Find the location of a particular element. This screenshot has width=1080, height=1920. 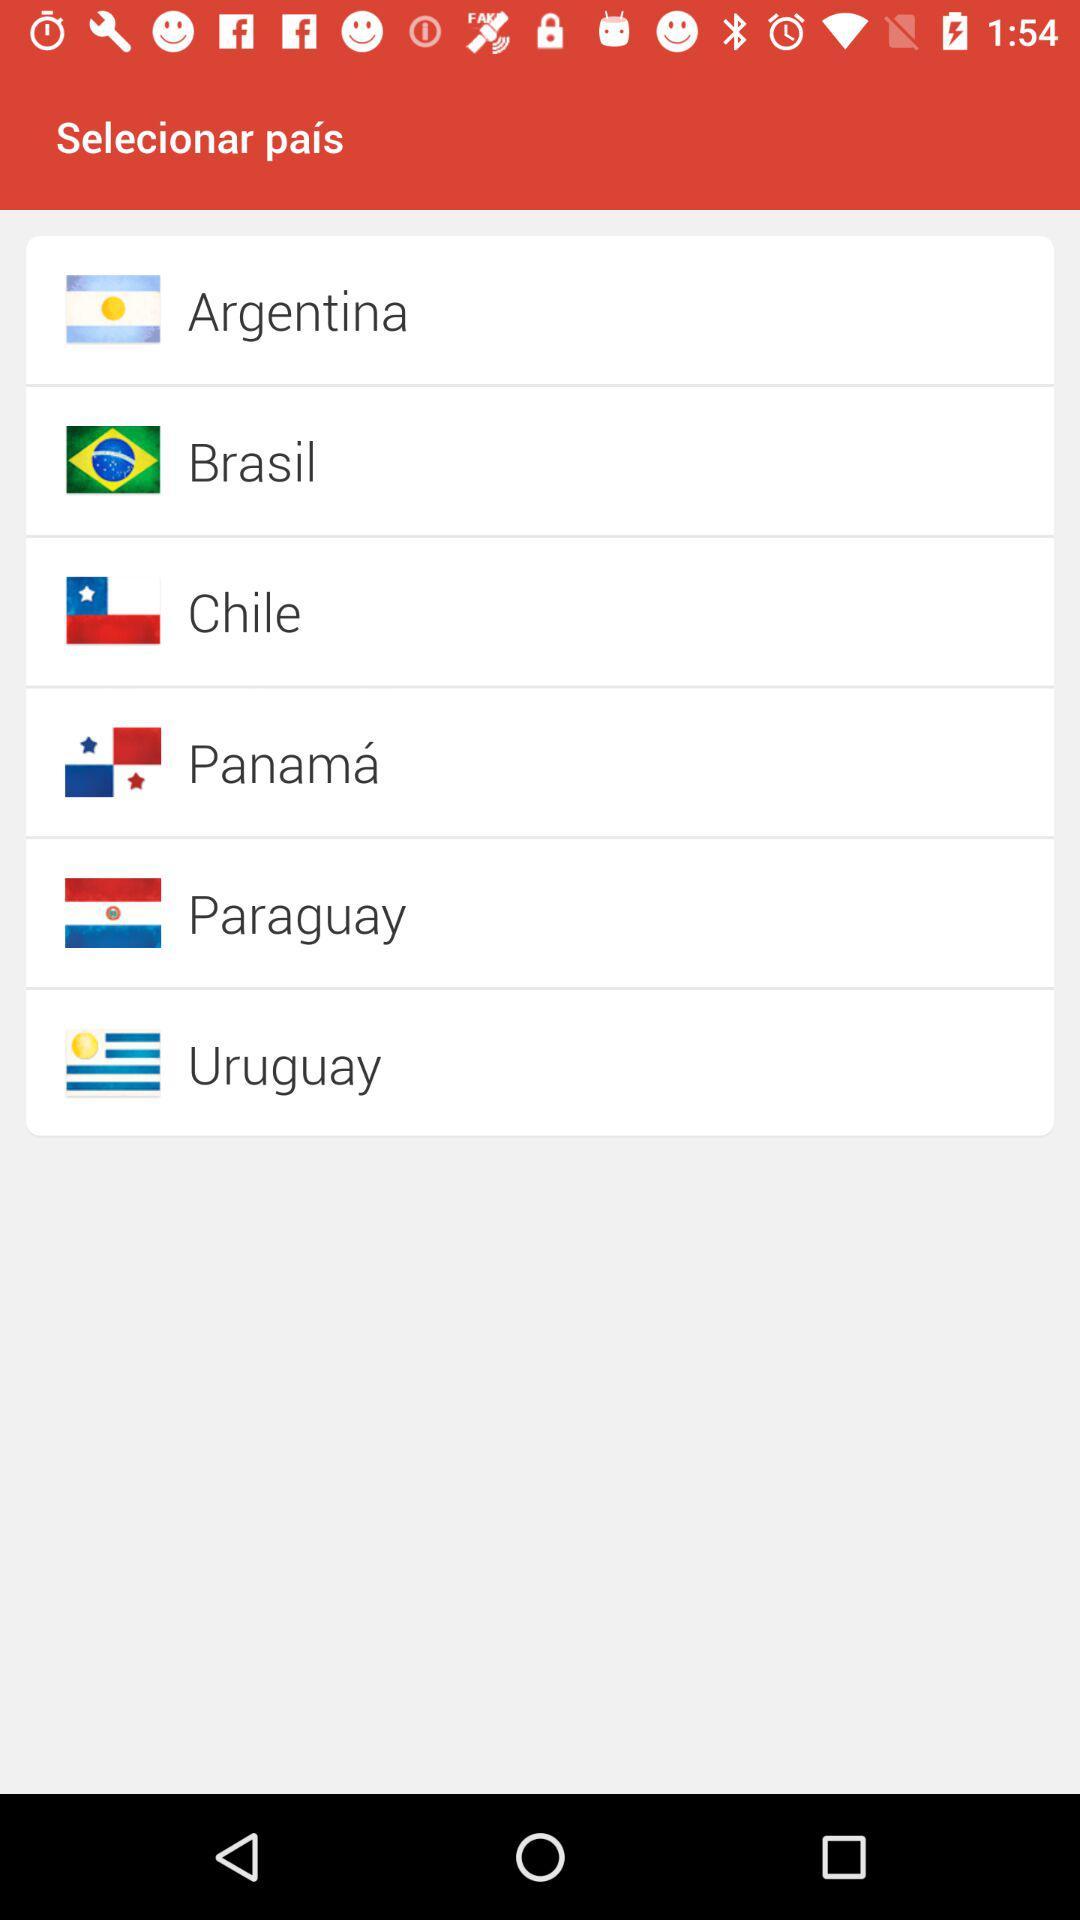

paraguay item is located at coordinates (469, 912).